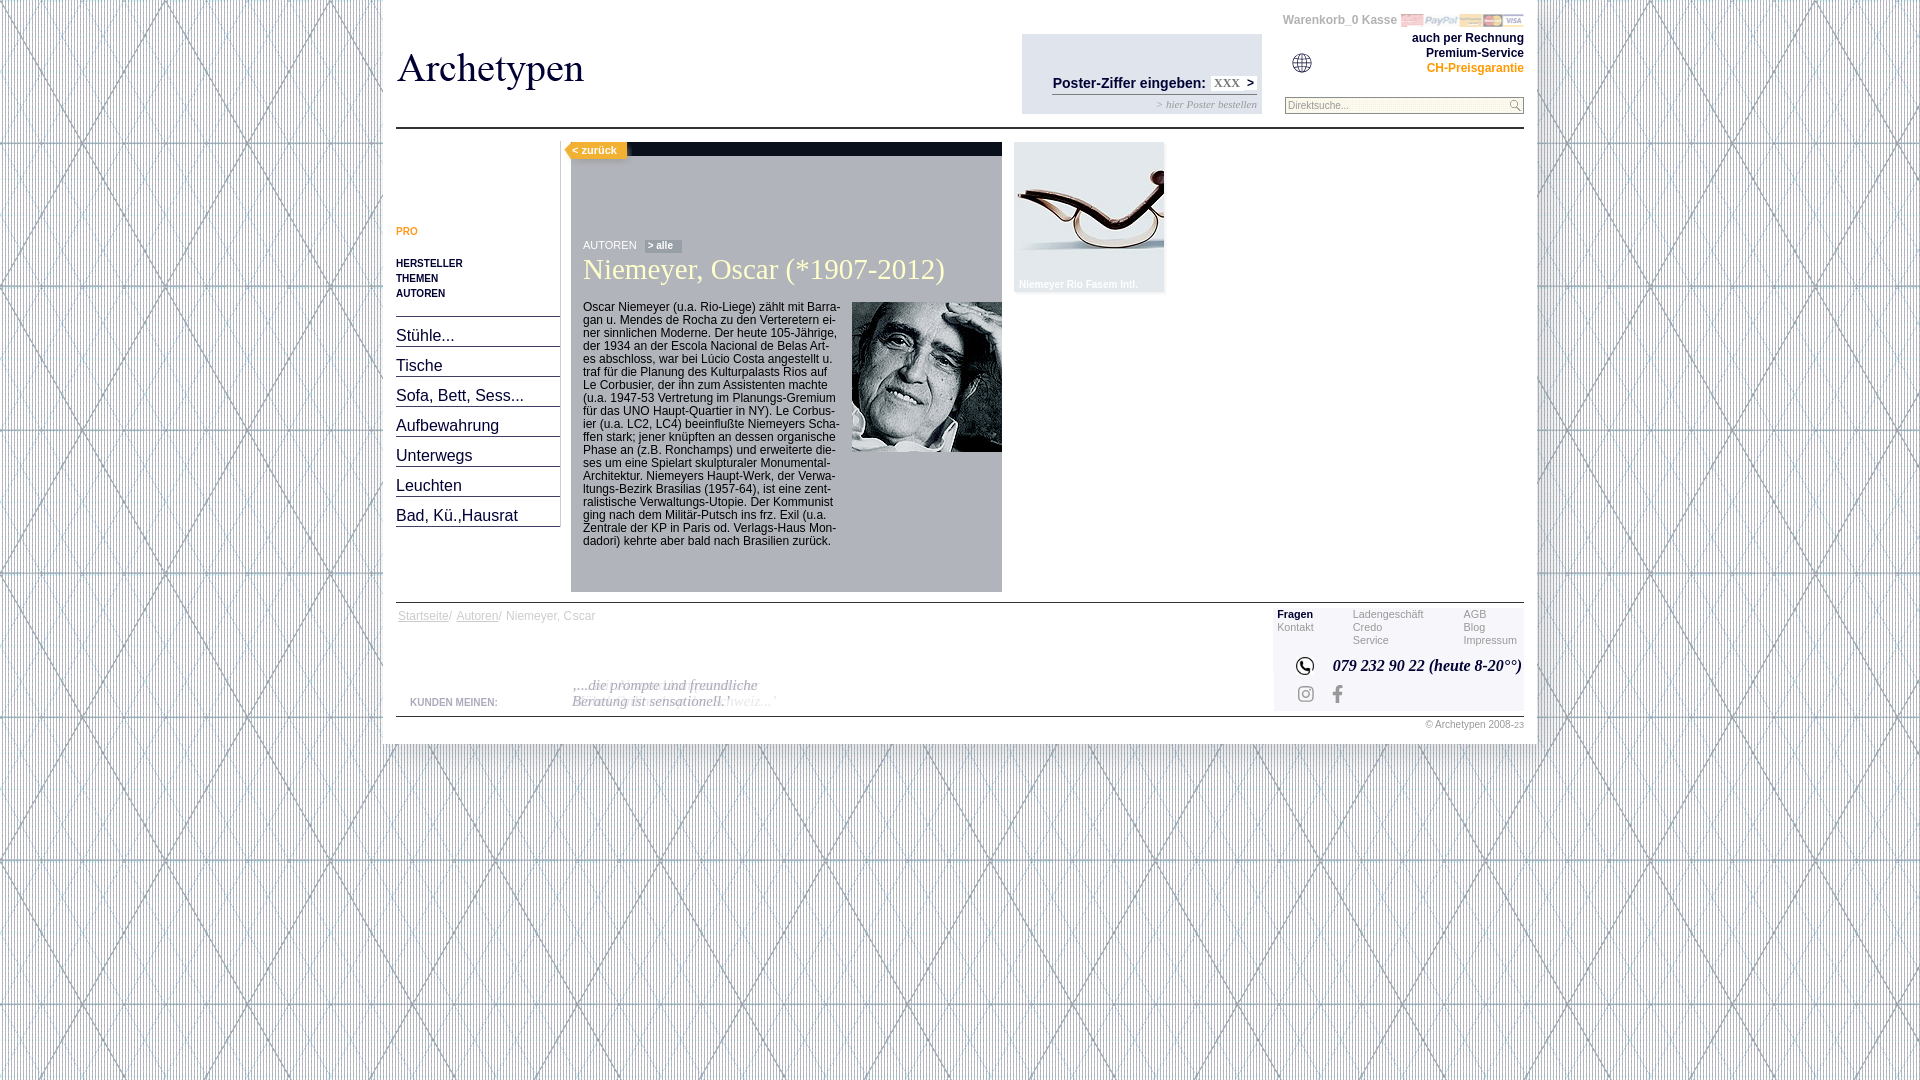  Describe the element at coordinates (1156, 104) in the screenshot. I see `'> hier Poster bestellen'` at that location.